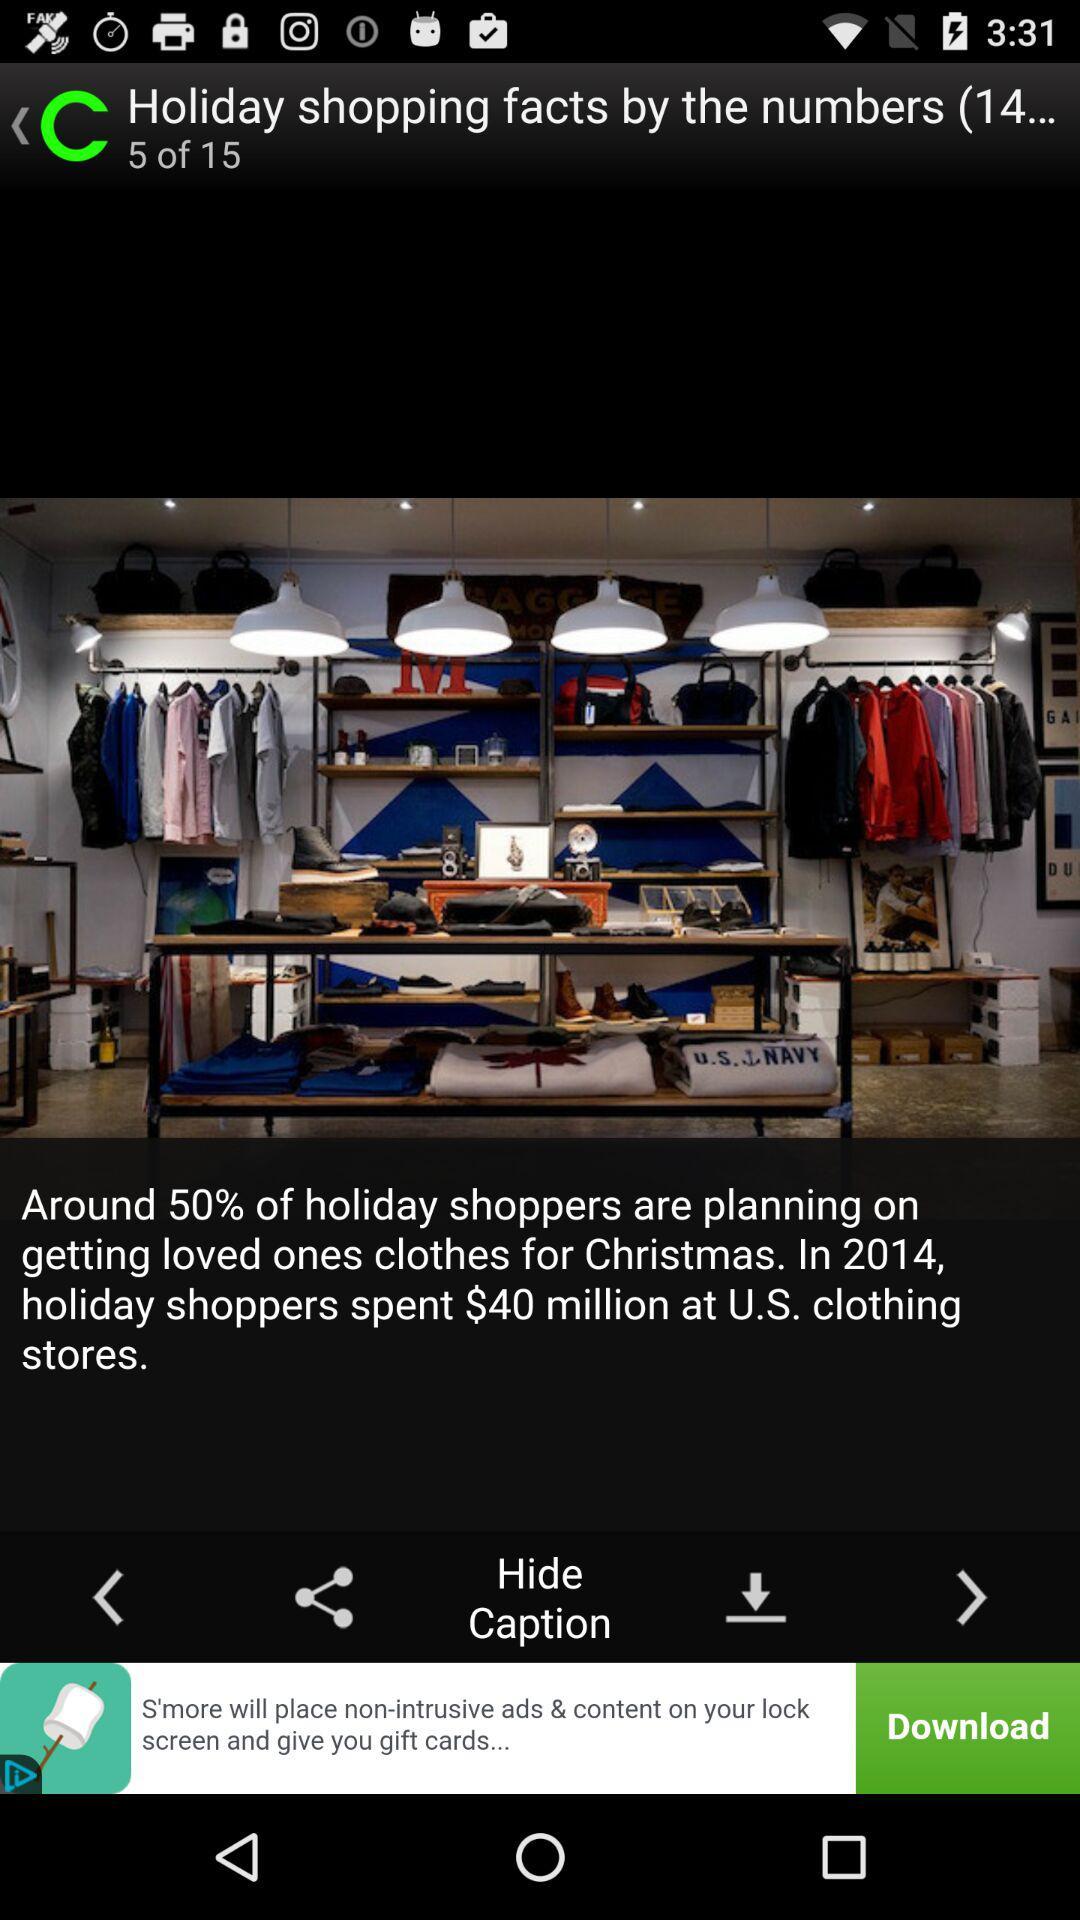 Image resolution: width=1080 pixels, height=1920 pixels. I want to click on the share icon, so click(323, 1708).